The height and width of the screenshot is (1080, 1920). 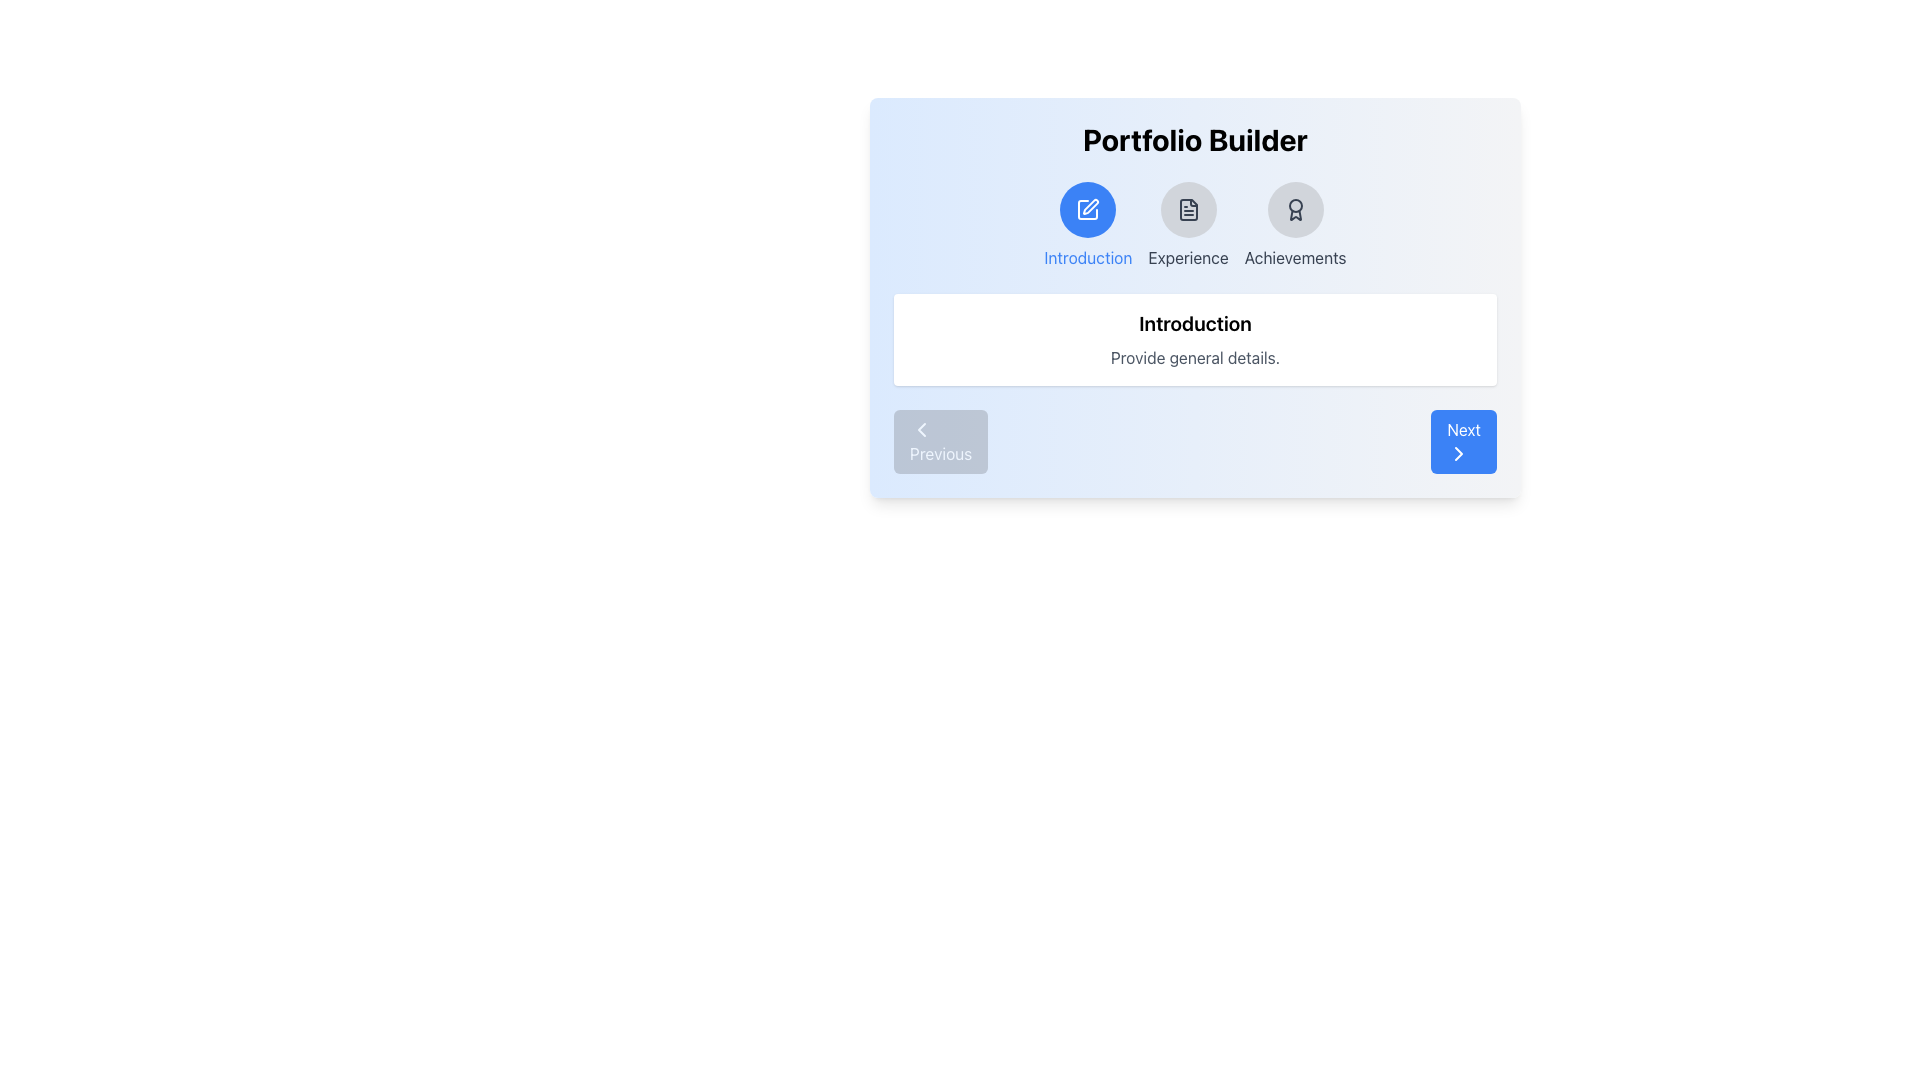 I want to click on the lower portion of the 'Achievements' icon in the header group of the portfolio builder application to navigate through the interface, so click(x=1295, y=215).